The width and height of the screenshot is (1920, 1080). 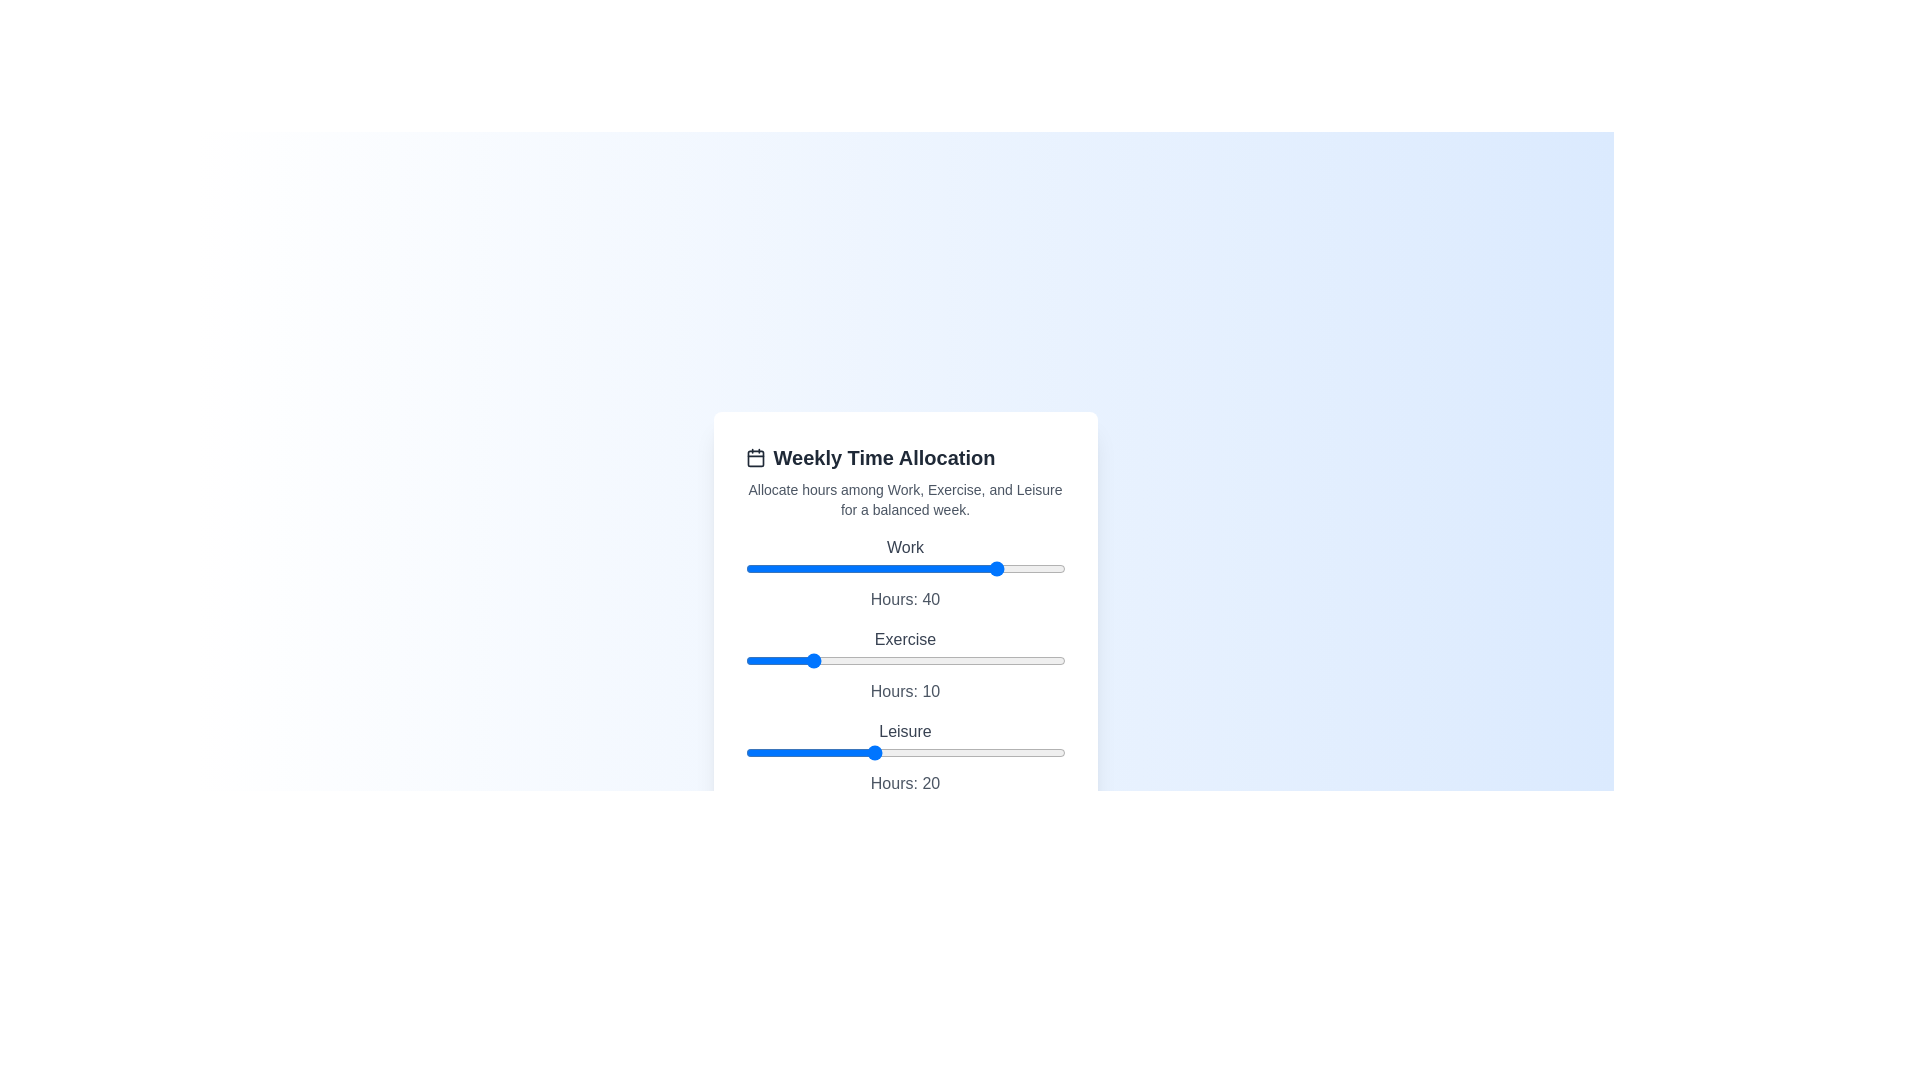 What do you see at coordinates (904, 752) in the screenshot?
I see `the slider associated with the label Leisure` at bounding box center [904, 752].